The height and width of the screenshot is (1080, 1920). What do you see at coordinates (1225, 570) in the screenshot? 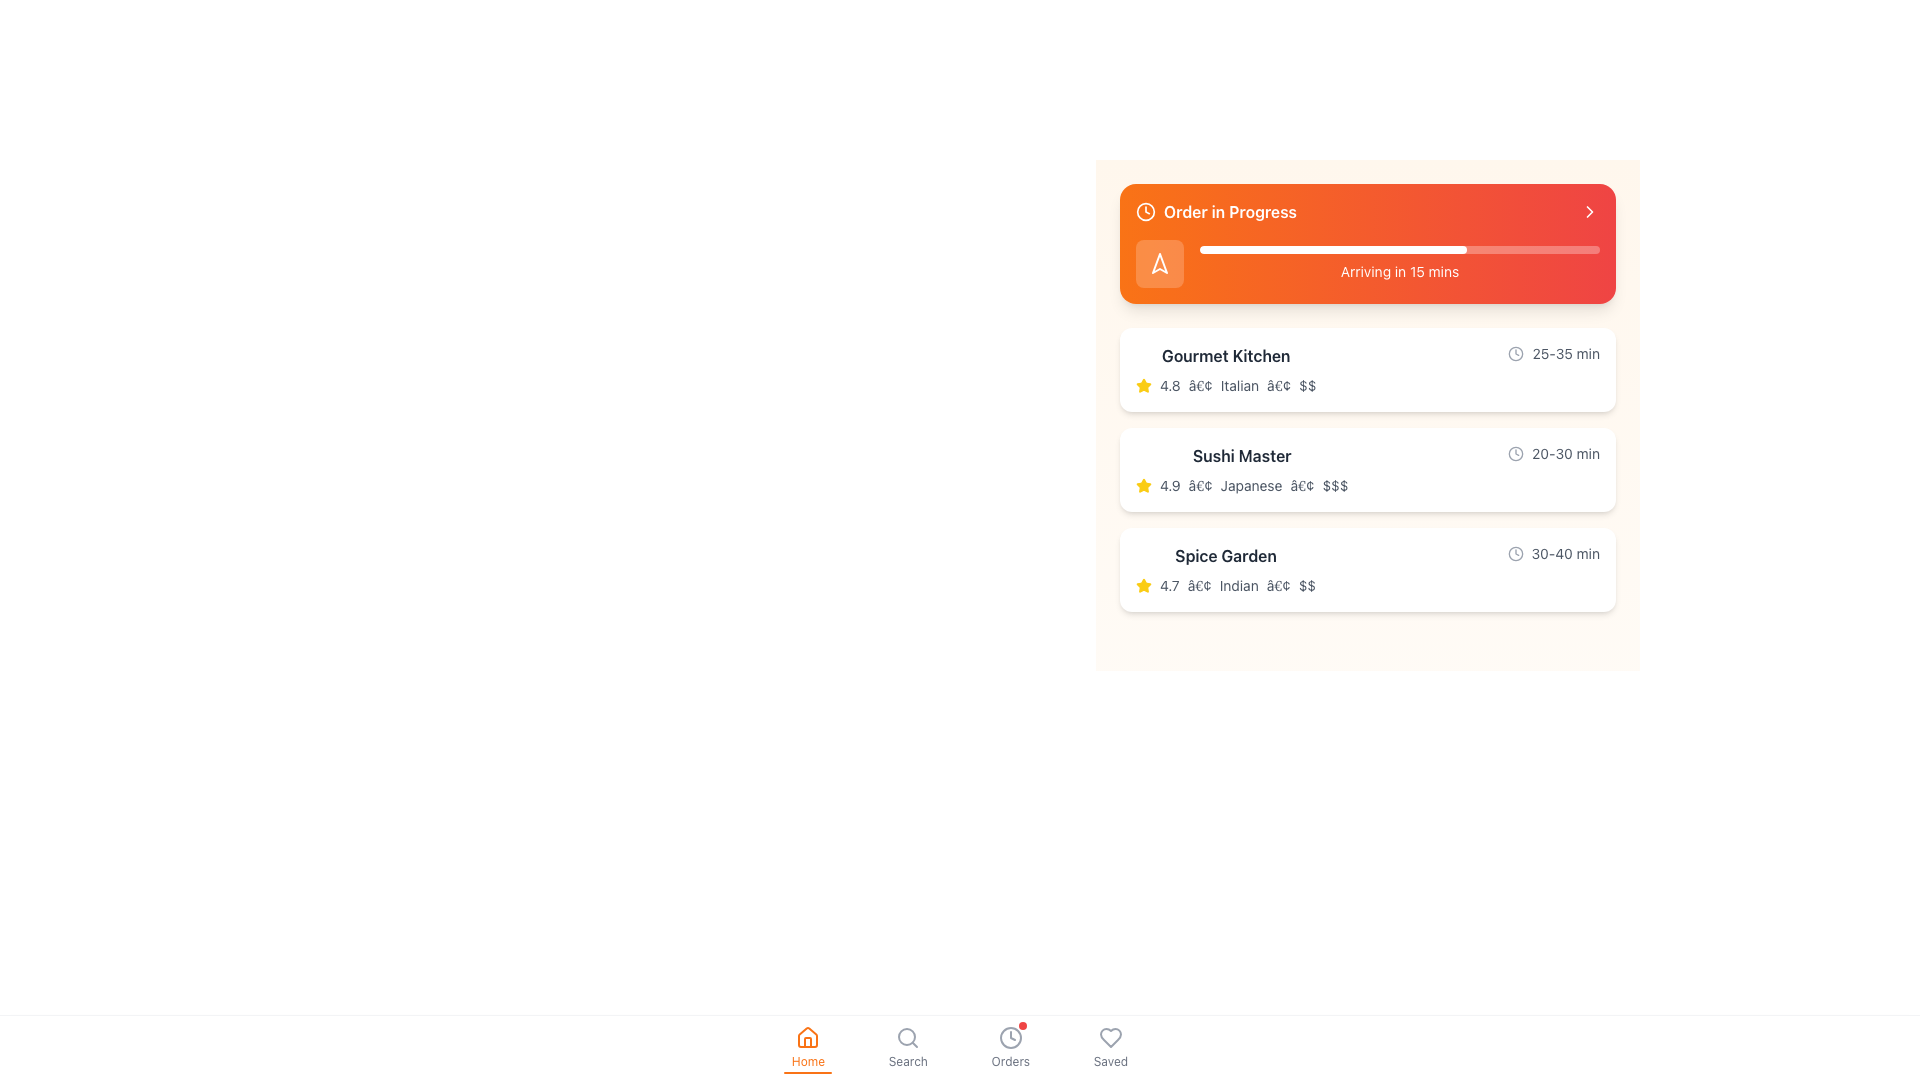
I see `the list item displaying information about the food establishment 'Spice Garden', which includes a rating of 4.7, cuisine type 'Indian', and a price level indicator '$$'` at bounding box center [1225, 570].